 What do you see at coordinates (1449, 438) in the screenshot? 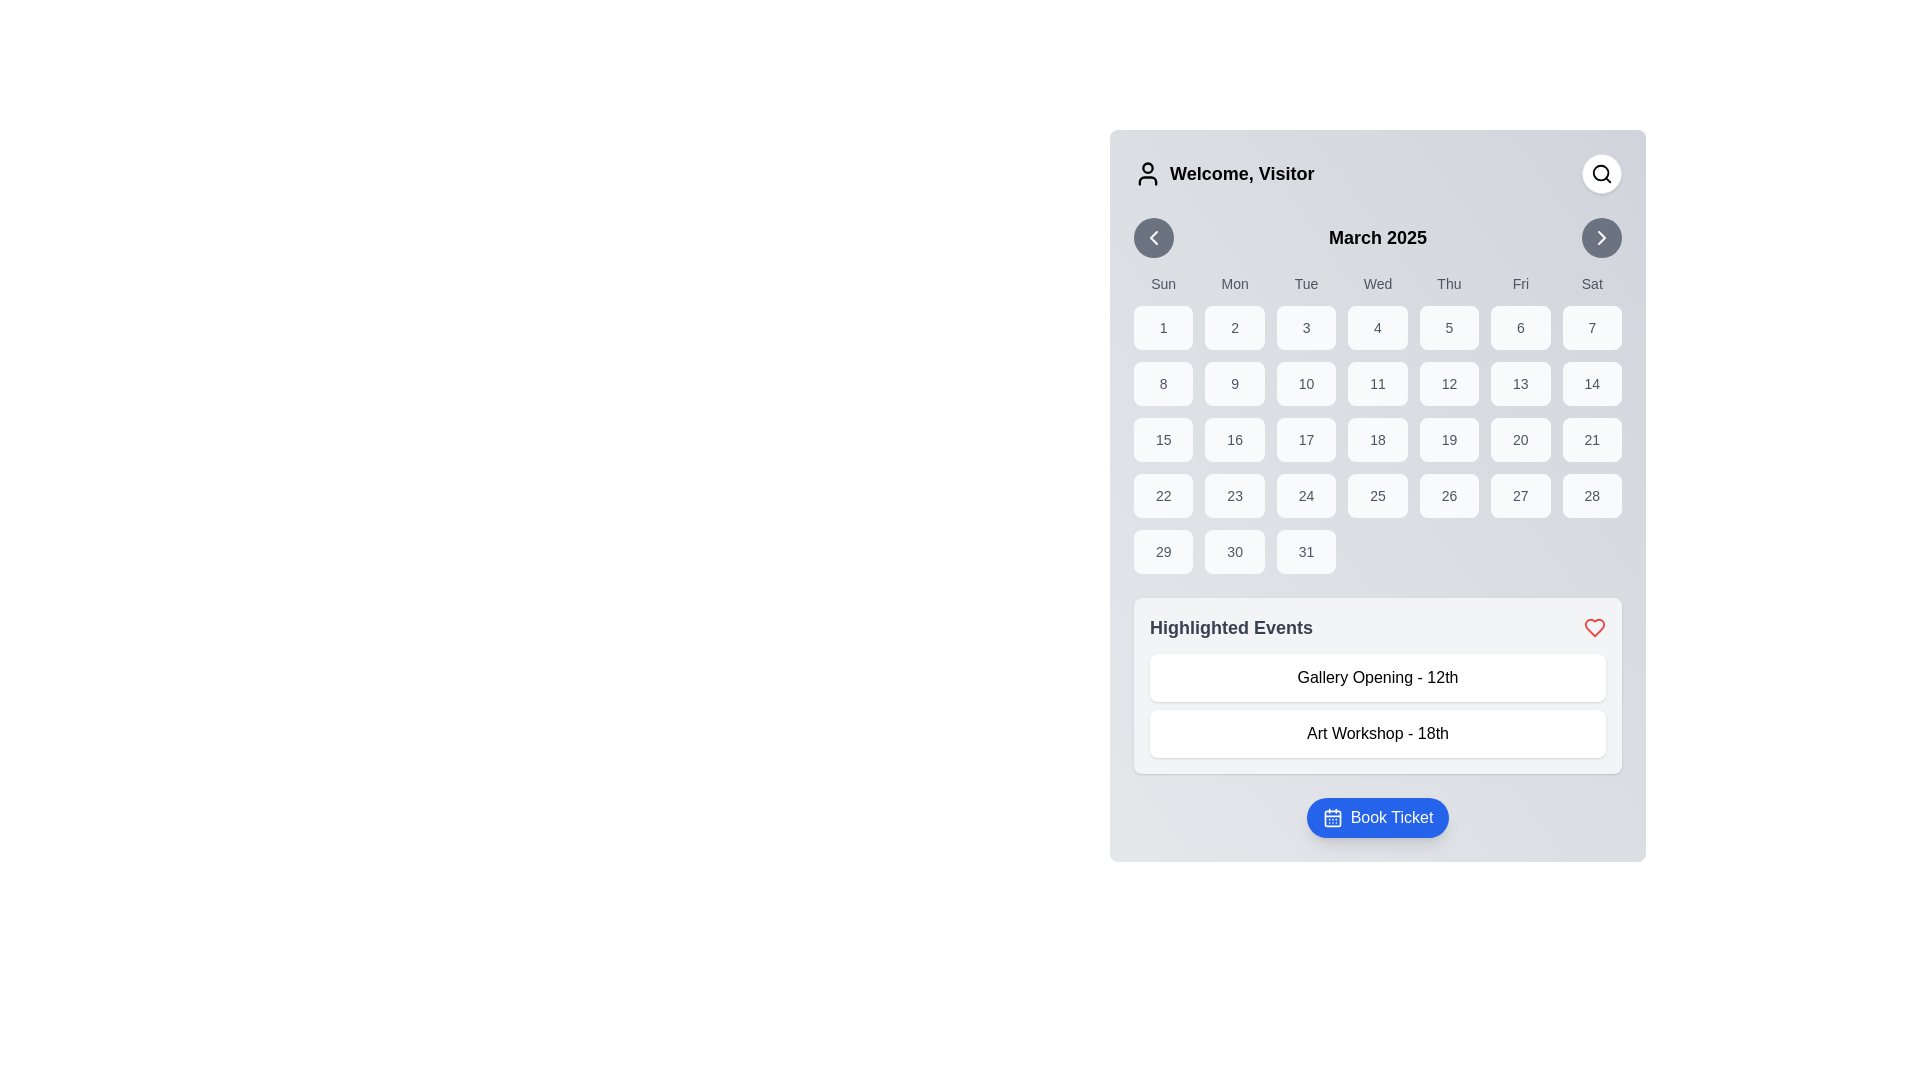
I see `the Calendar day button representing the date 19, located in the fifth column of the fourth row of the calendar grid` at bounding box center [1449, 438].